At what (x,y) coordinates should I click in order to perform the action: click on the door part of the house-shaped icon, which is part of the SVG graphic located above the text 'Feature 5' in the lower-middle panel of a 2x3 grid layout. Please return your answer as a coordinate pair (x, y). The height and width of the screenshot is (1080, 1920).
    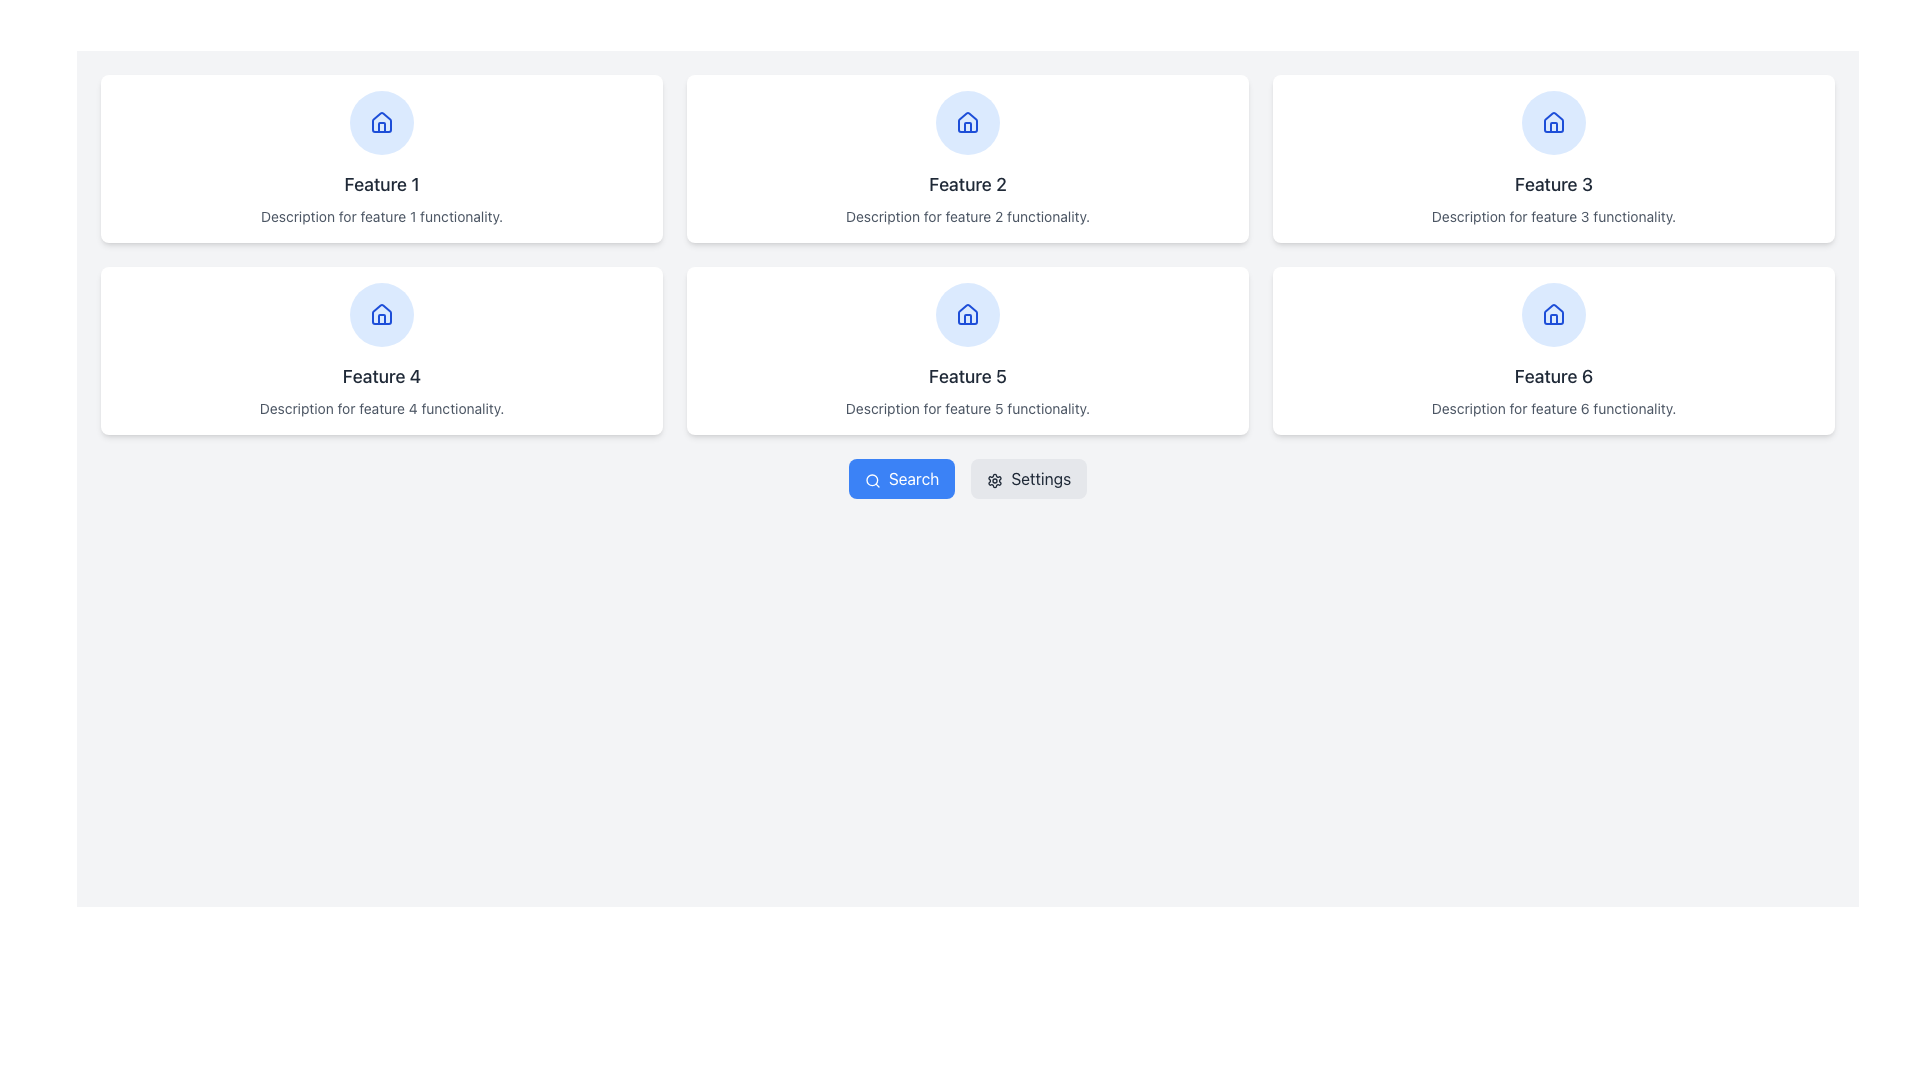
    Looking at the image, I should click on (968, 318).